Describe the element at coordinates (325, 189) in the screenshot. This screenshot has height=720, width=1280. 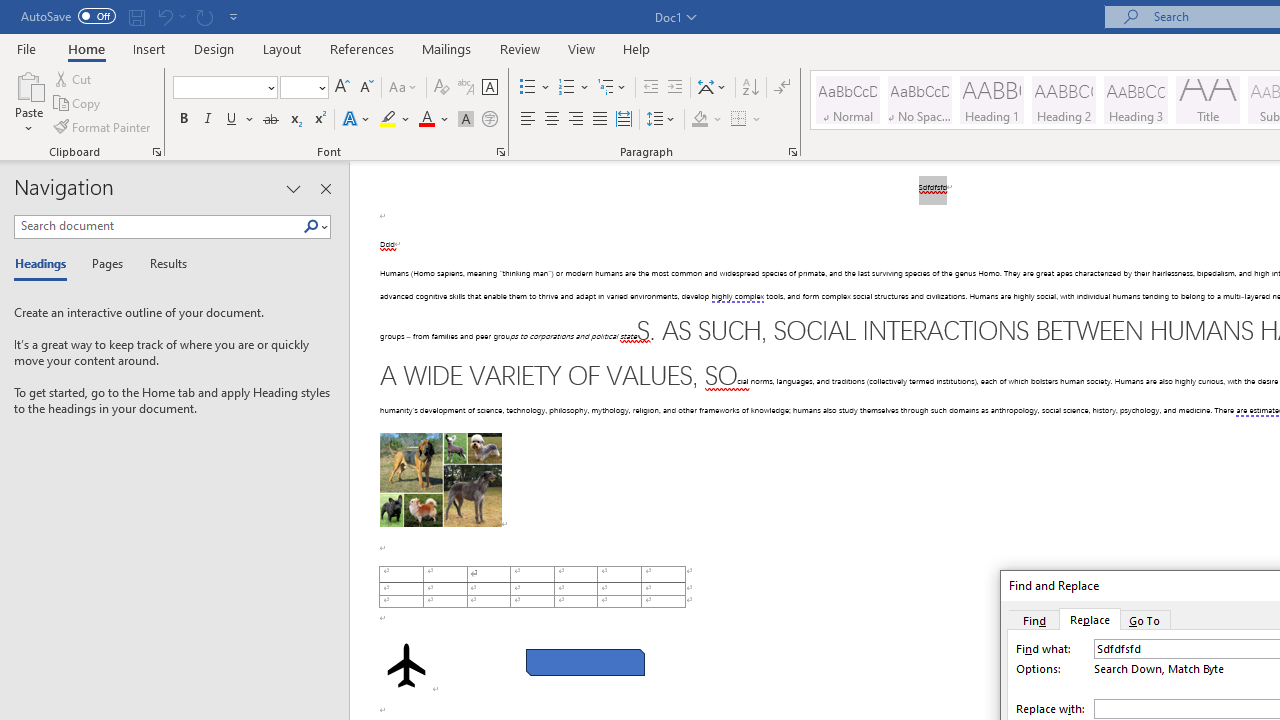
I see `'Close pane'` at that location.